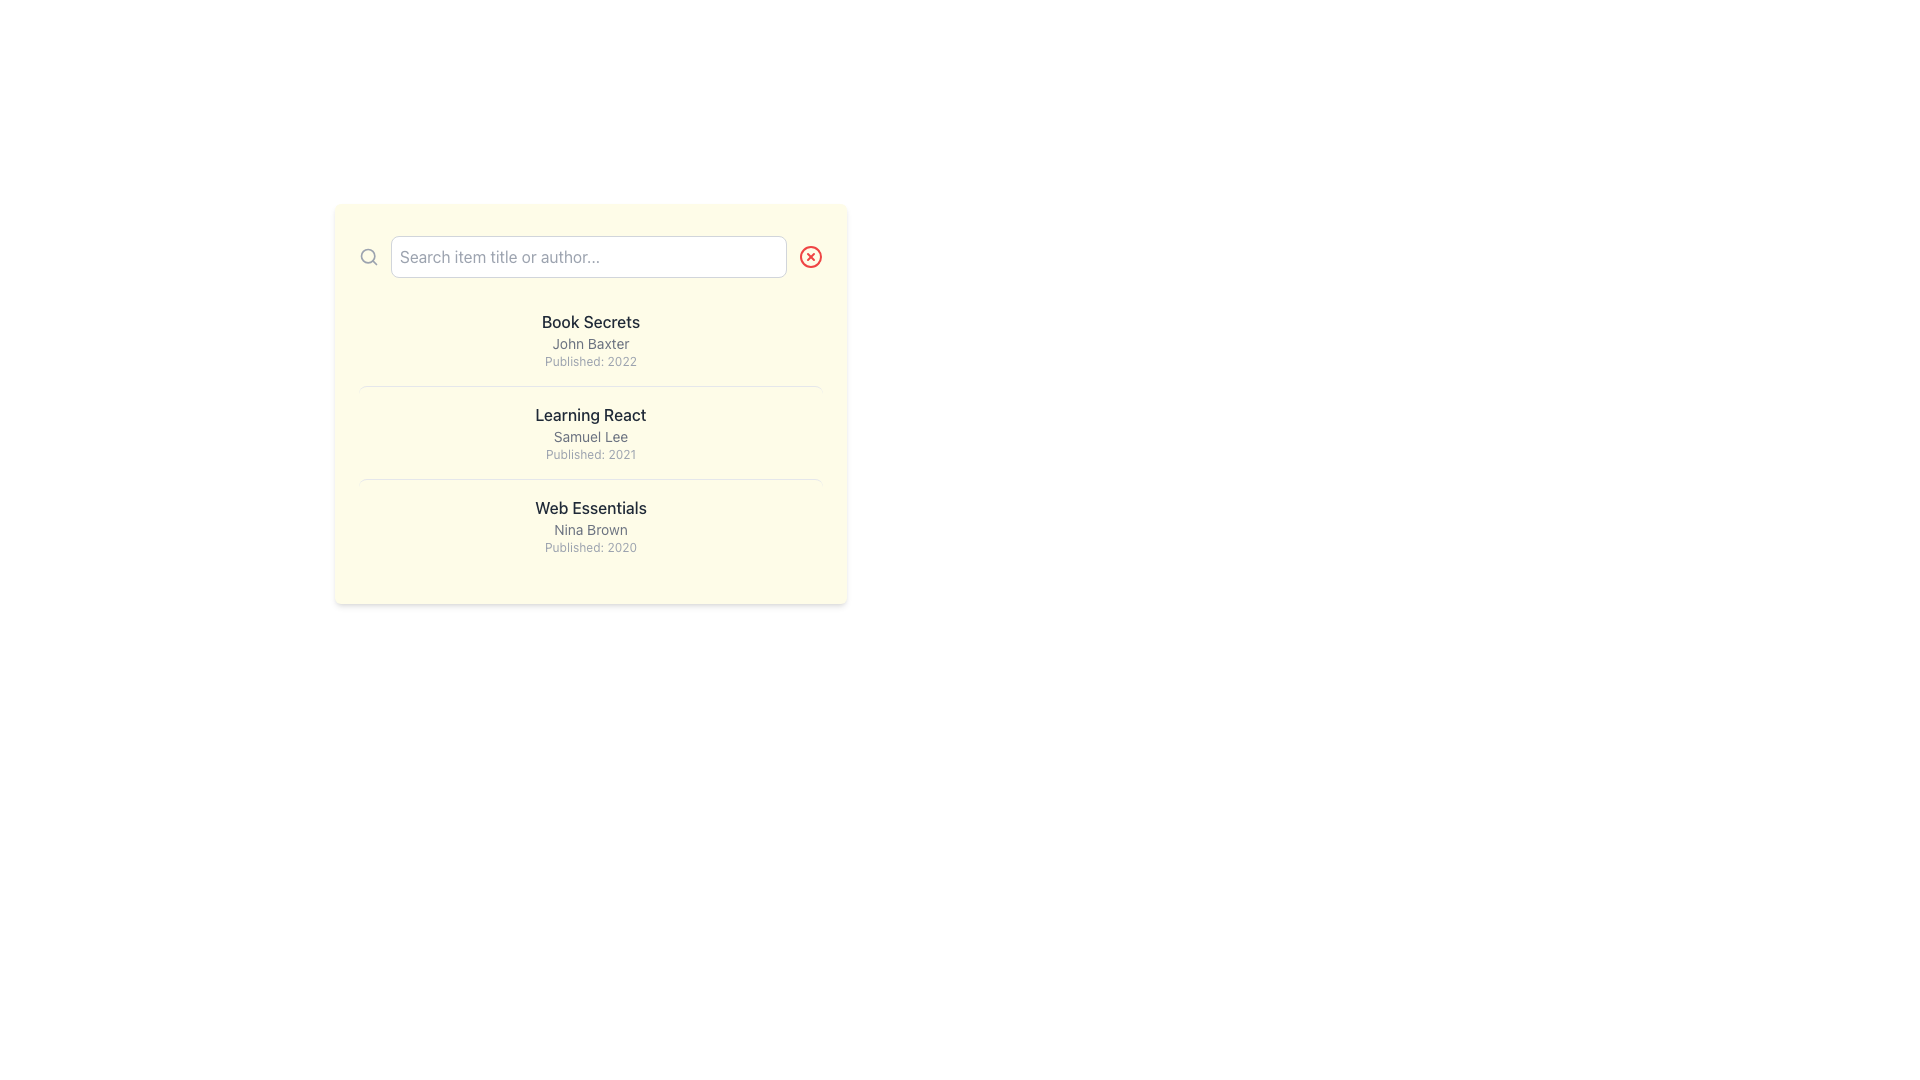 The width and height of the screenshot is (1920, 1080). What do you see at coordinates (589, 435) in the screenshot?
I see `text label identifying the author 'Samuel Lee' located below the title 'Learning React' and above the publication date 'Published: 2021'` at bounding box center [589, 435].